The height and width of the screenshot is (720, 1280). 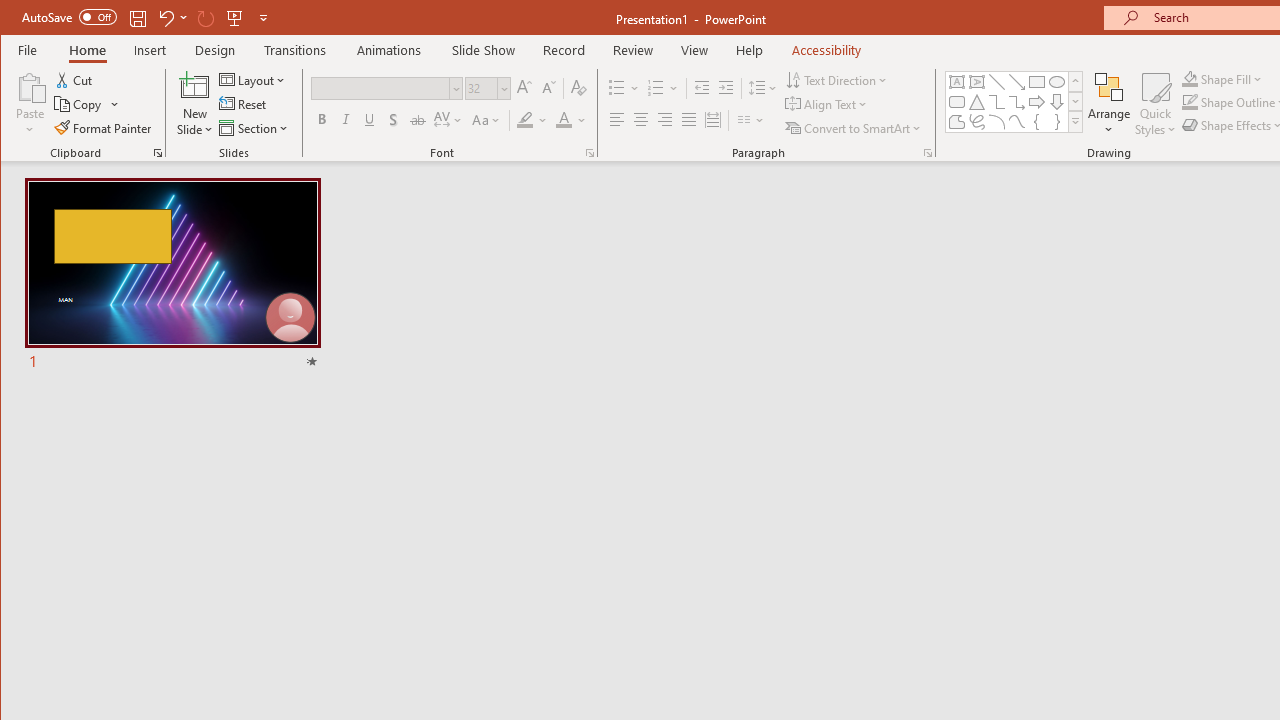 What do you see at coordinates (997, 81) in the screenshot?
I see `'Line'` at bounding box center [997, 81].